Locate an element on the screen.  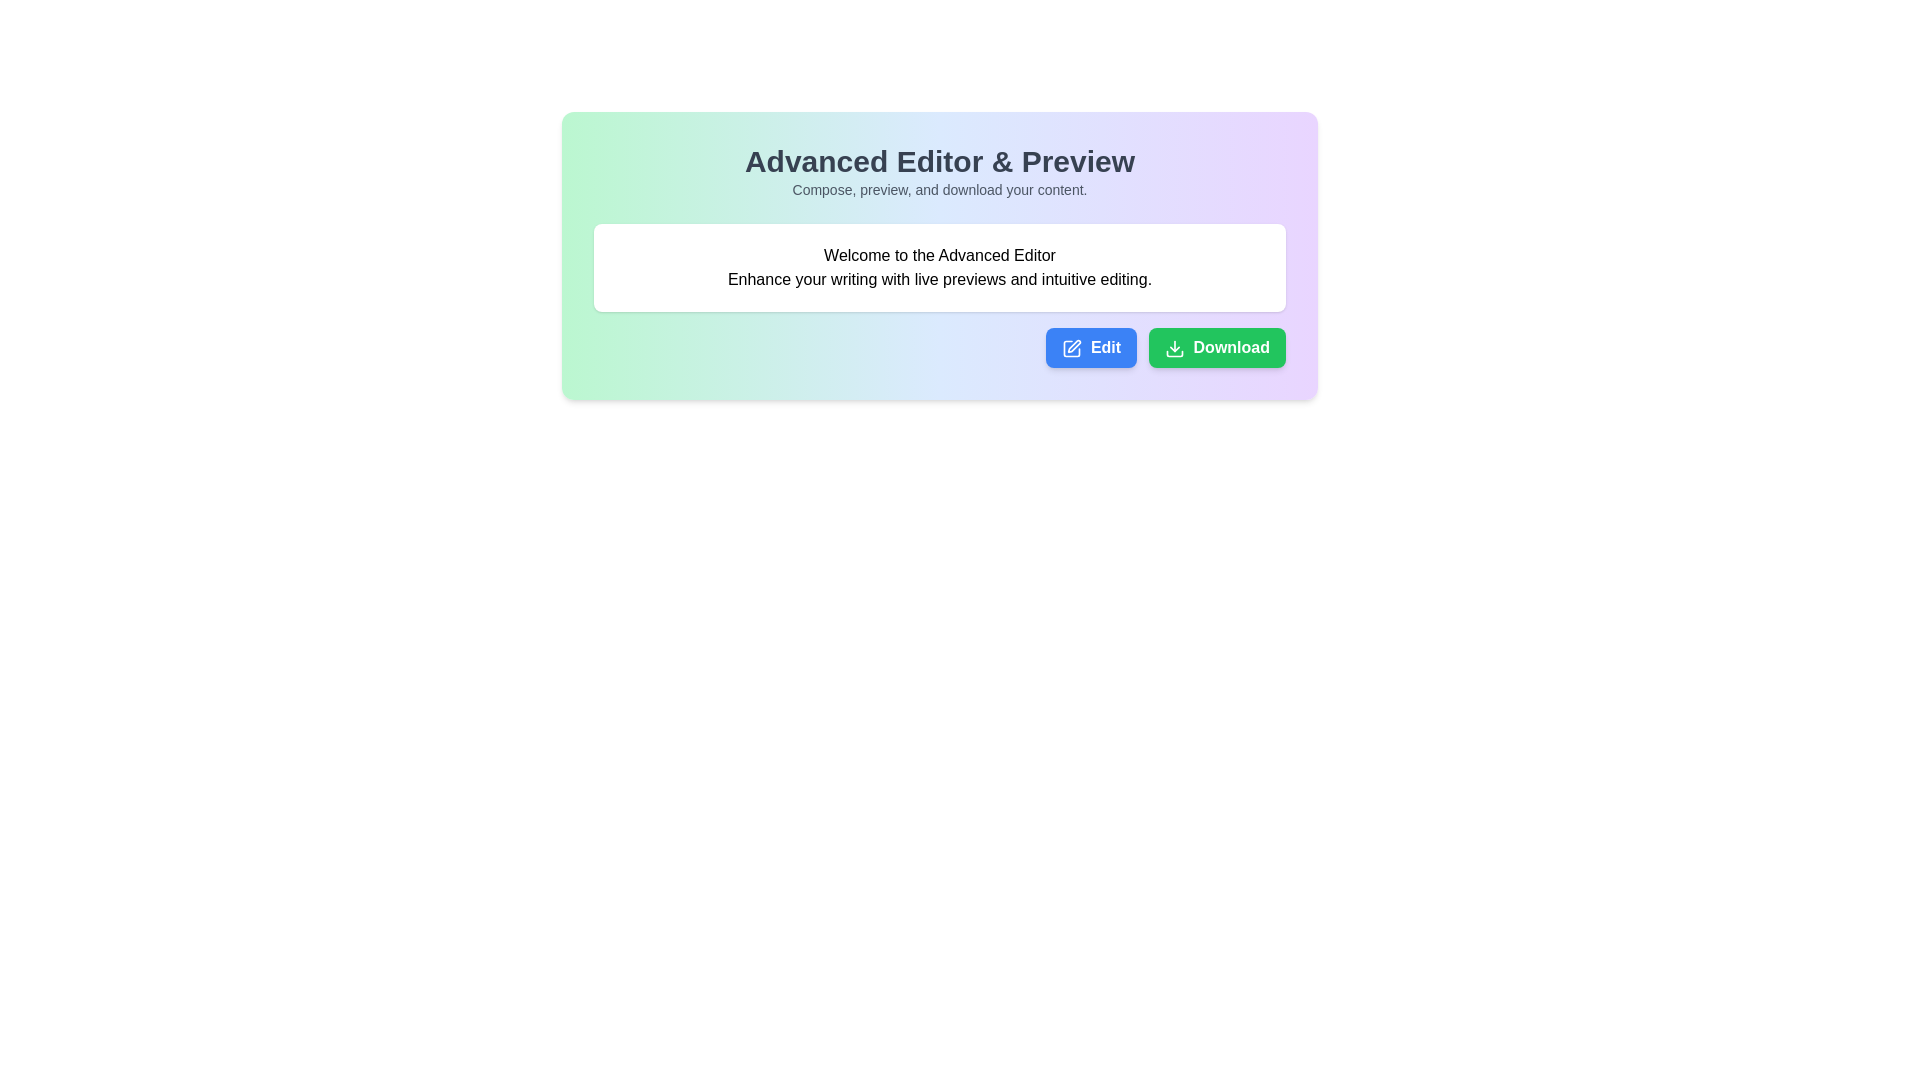
the heading text displaying 'Advanced Editor & Preview', which is styled with a large, bold font and is positioned at the top of a card-like interface is located at coordinates (939, 161).